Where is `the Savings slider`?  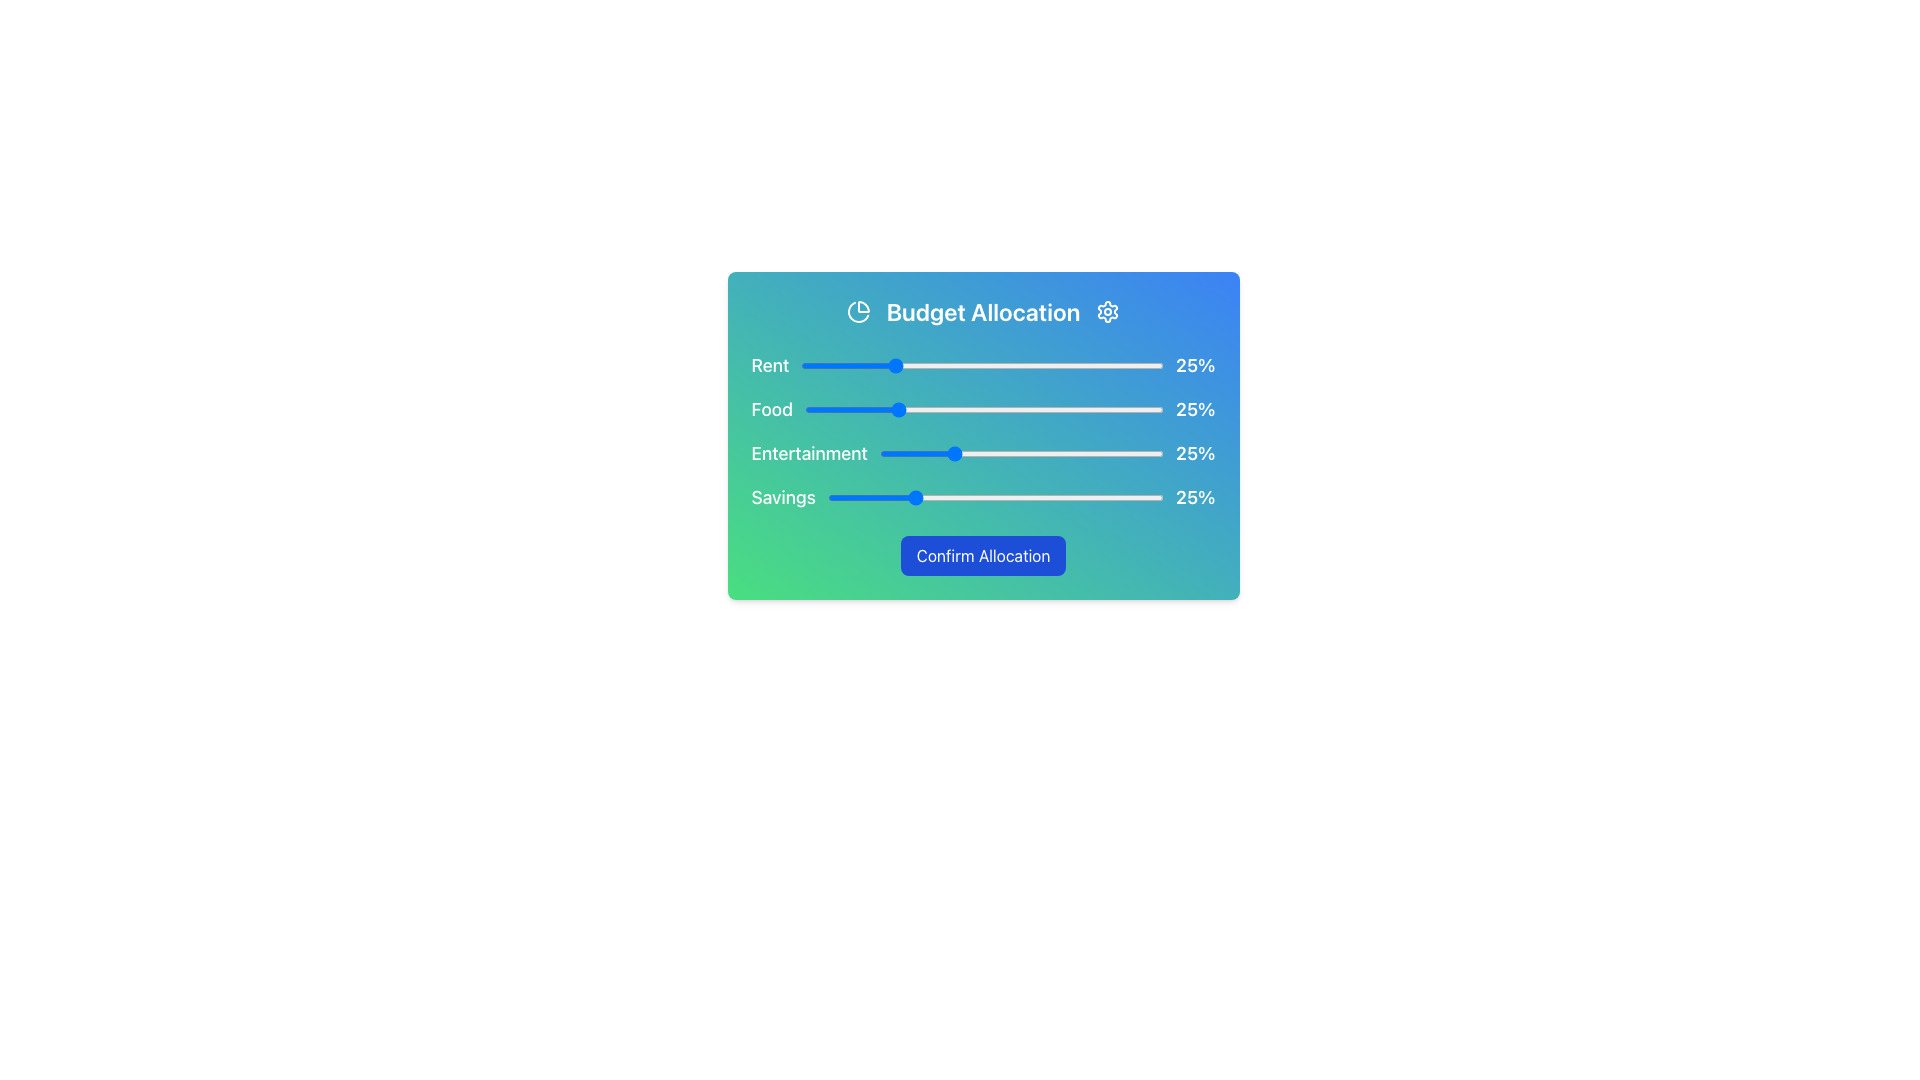 the Savings slider is located at coordinates (1068, 496).